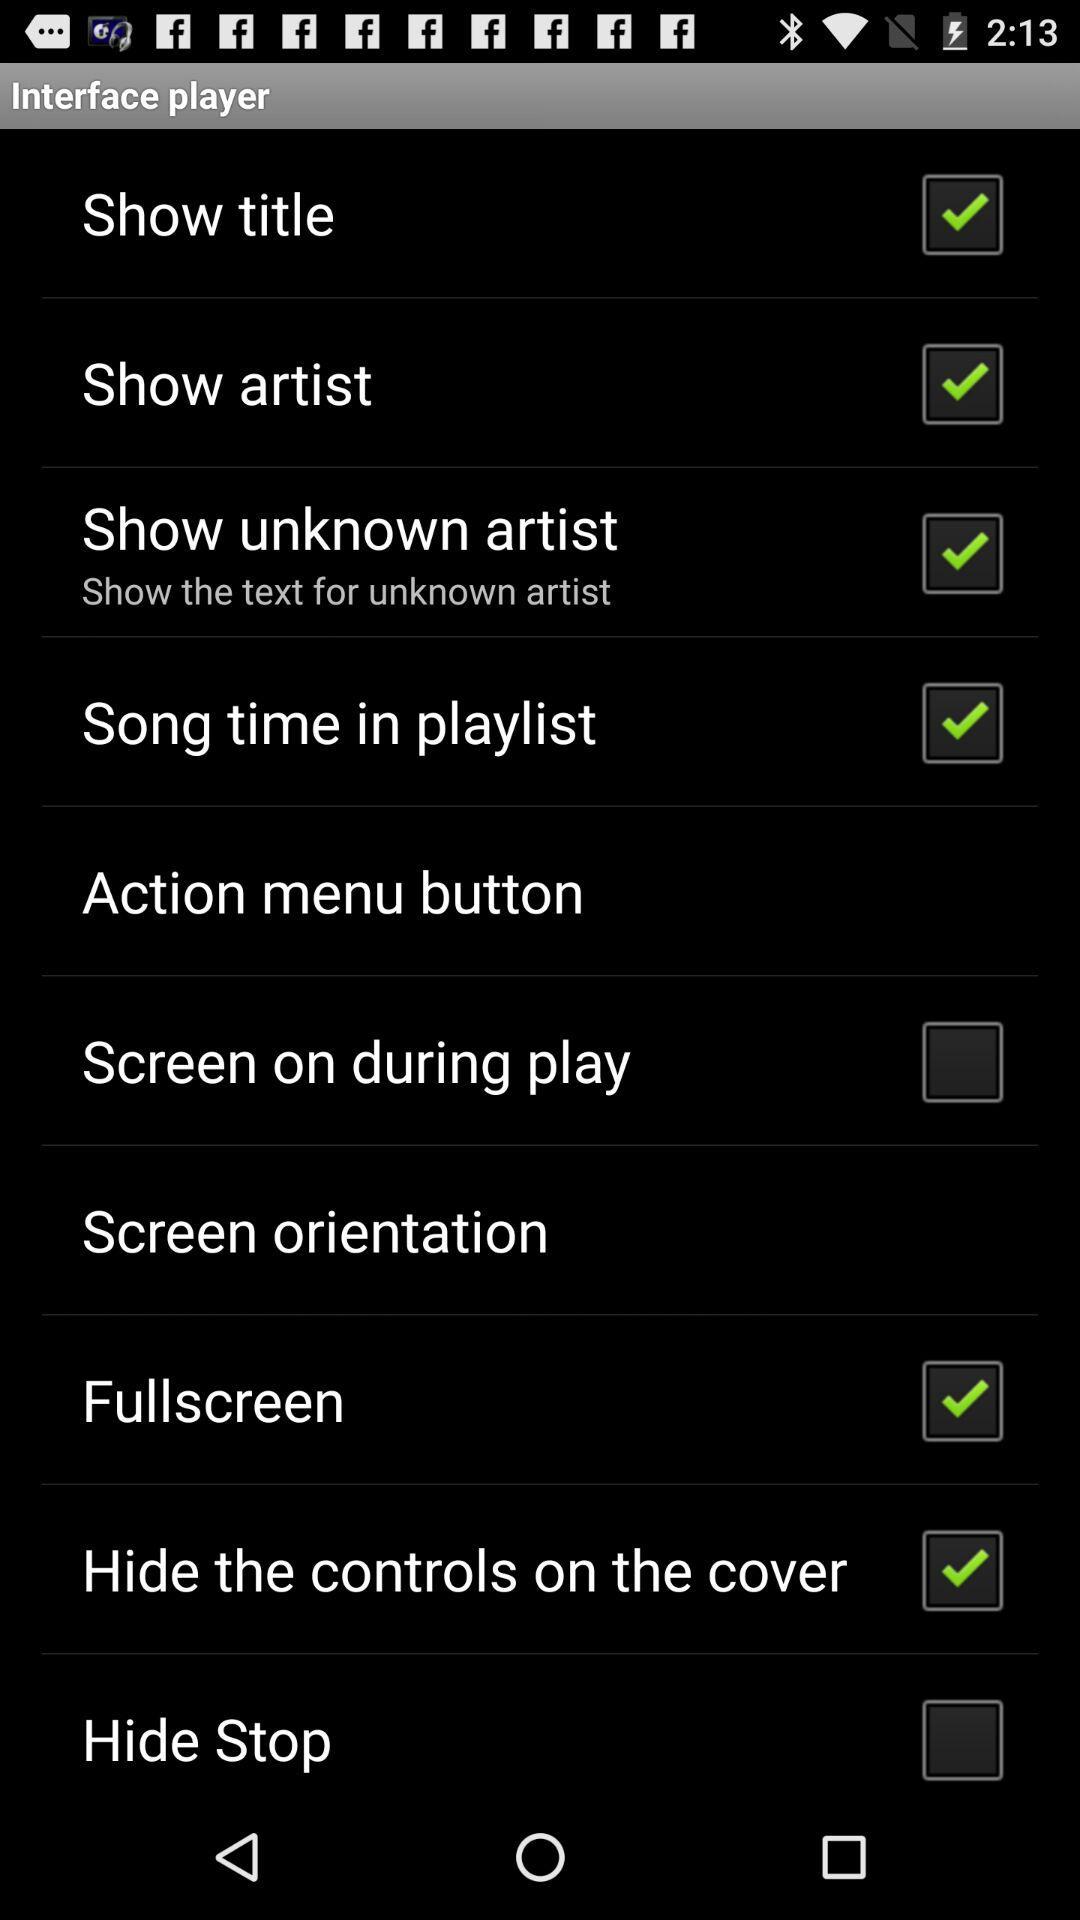 The image size is (1080, 1920). What do you see at coordinates (207, 1737) in the screenshot?
I see `the hide stop item` at bounding box center [207, 1737].